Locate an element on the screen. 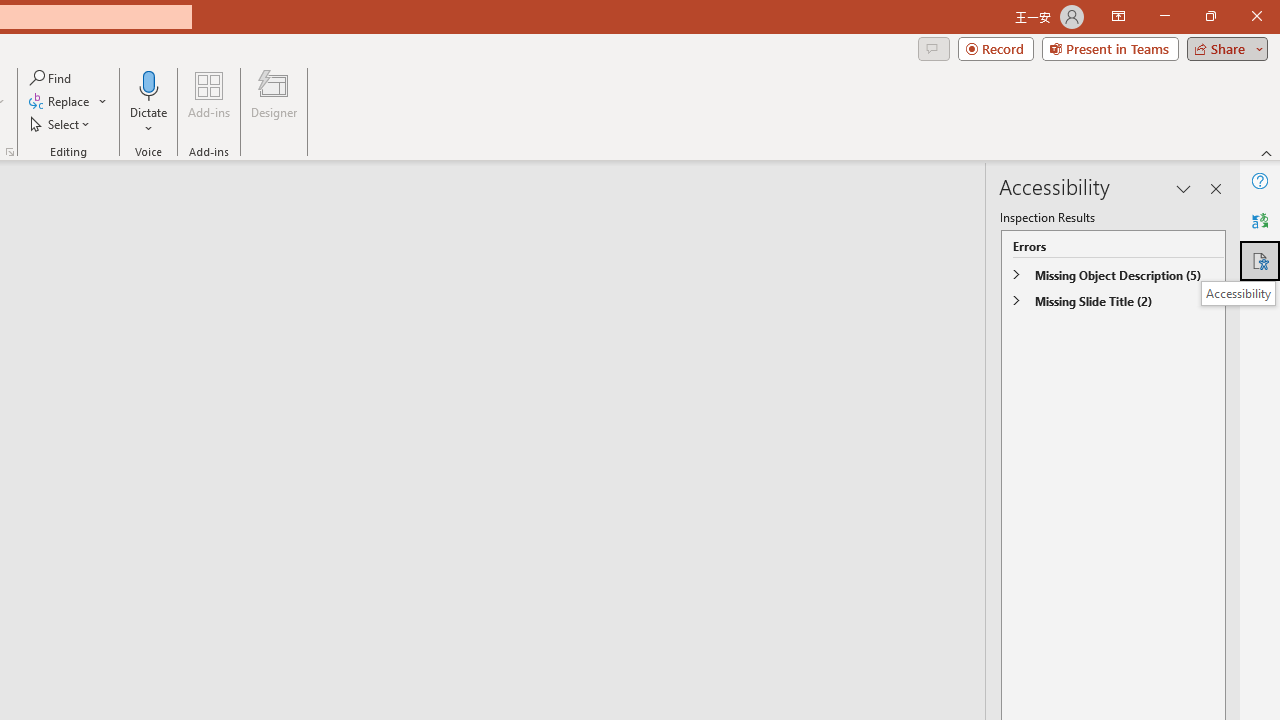 The width and height of the screenshot is (1280, 720). 'Translator' is located at coordinates (1259, 221).